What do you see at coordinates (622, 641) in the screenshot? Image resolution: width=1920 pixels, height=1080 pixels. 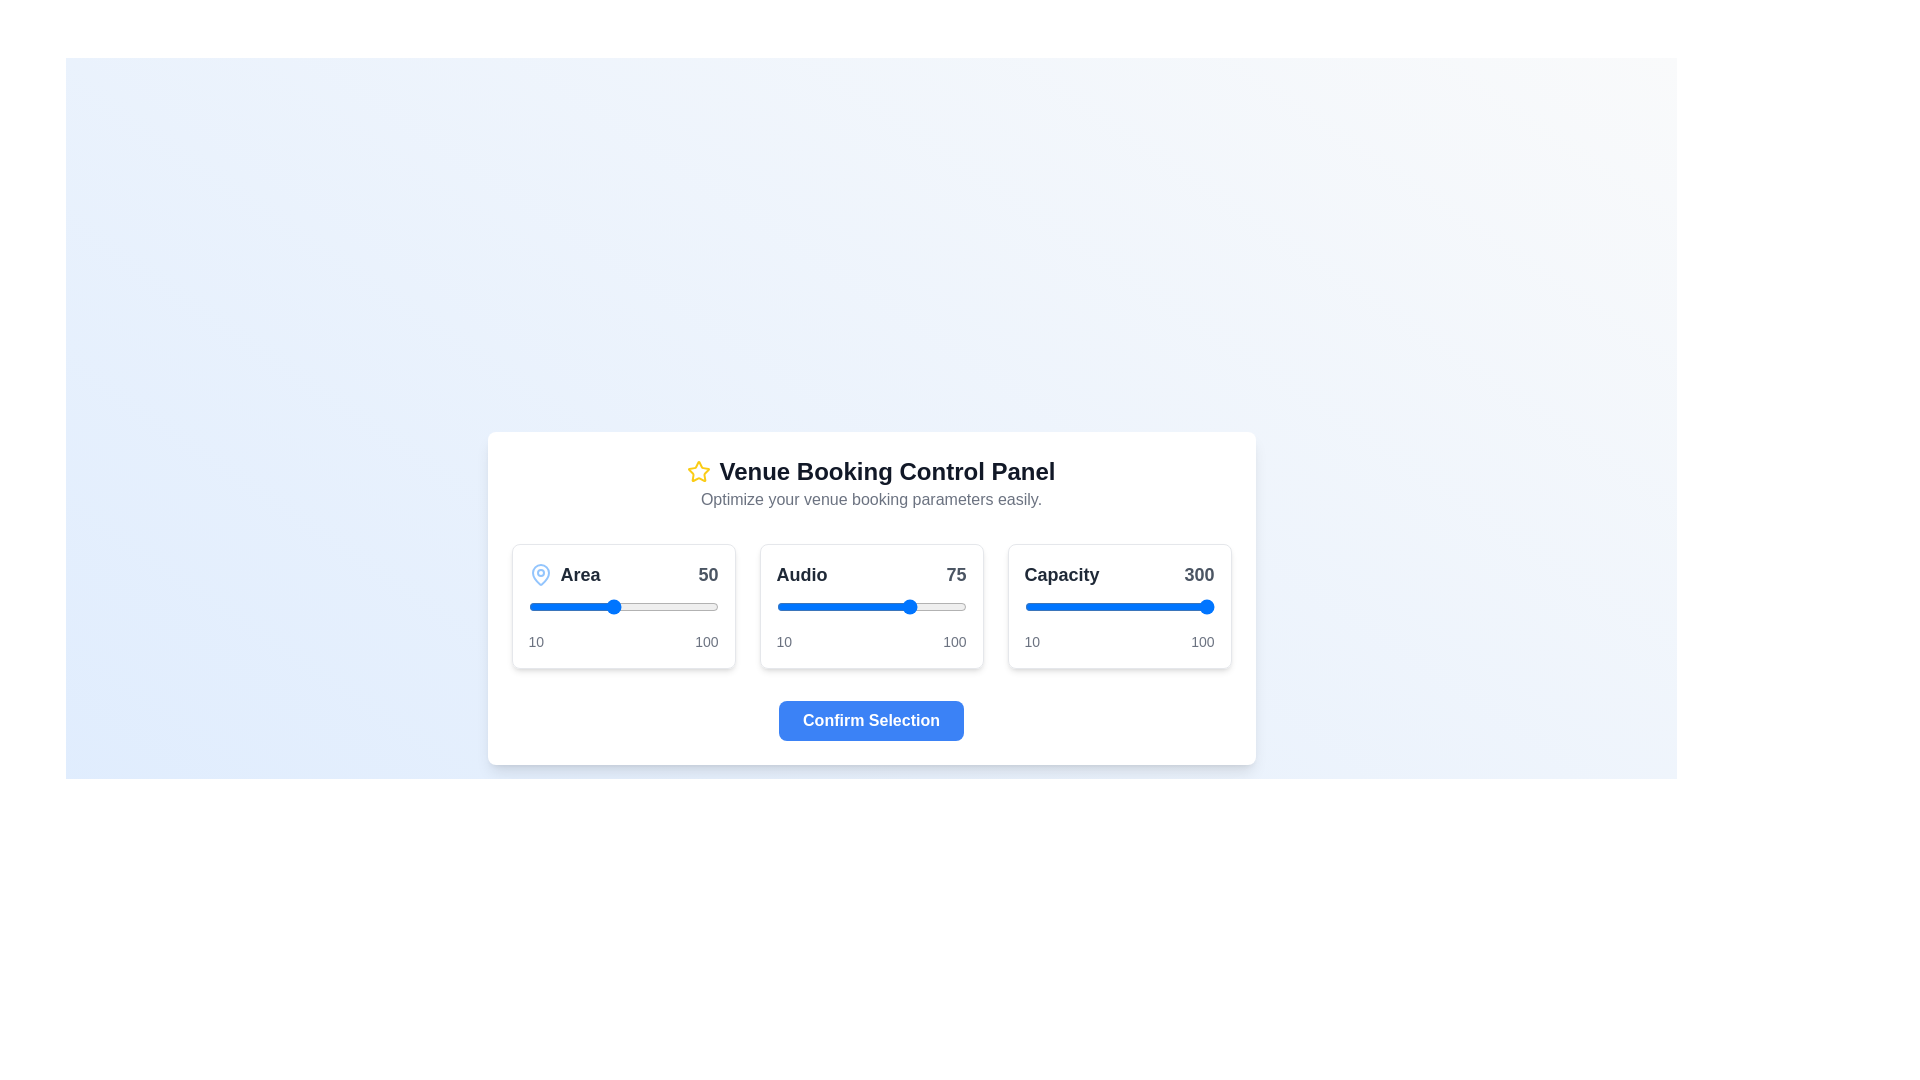 I see `the static label displaying the numerical range '10' and '100' located at the bottom of the 'Area' control panel beneath the slider` at bounding box center [622, 641].